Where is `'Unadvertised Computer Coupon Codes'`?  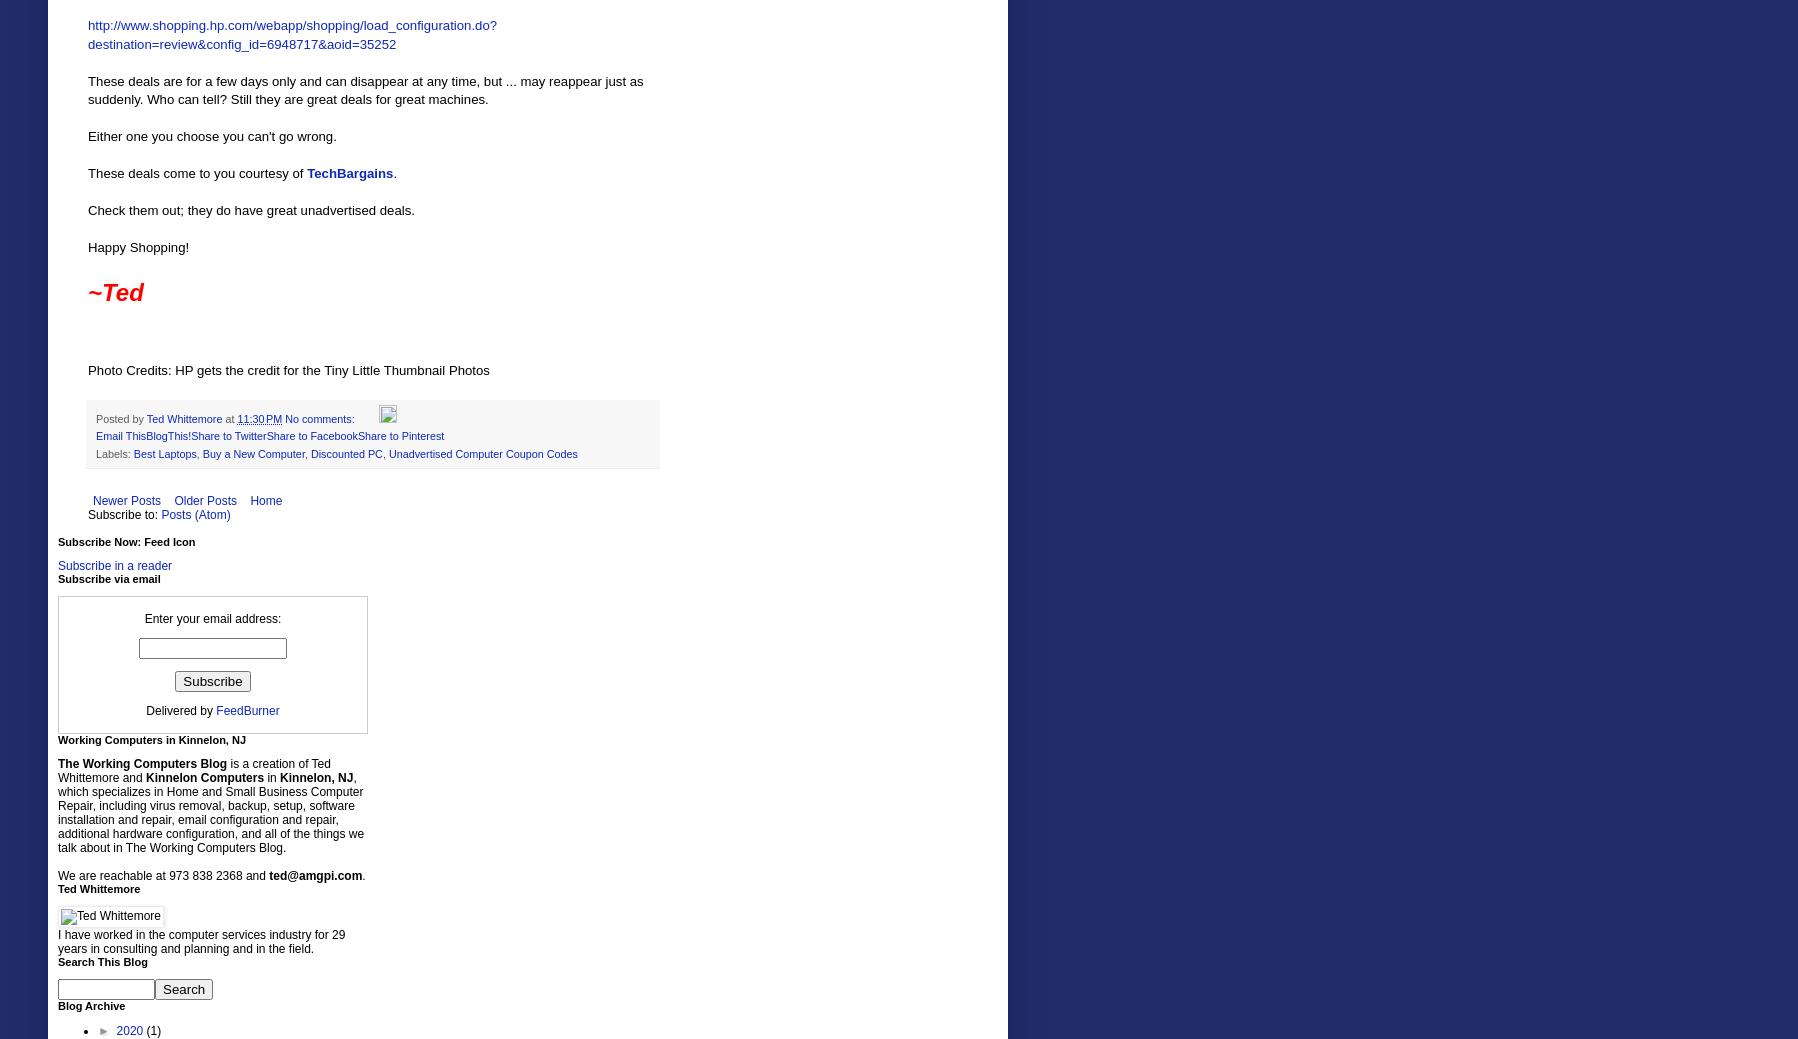 'Unadvertised Computer Coupon Codes' is located at coordinates (482, 452).